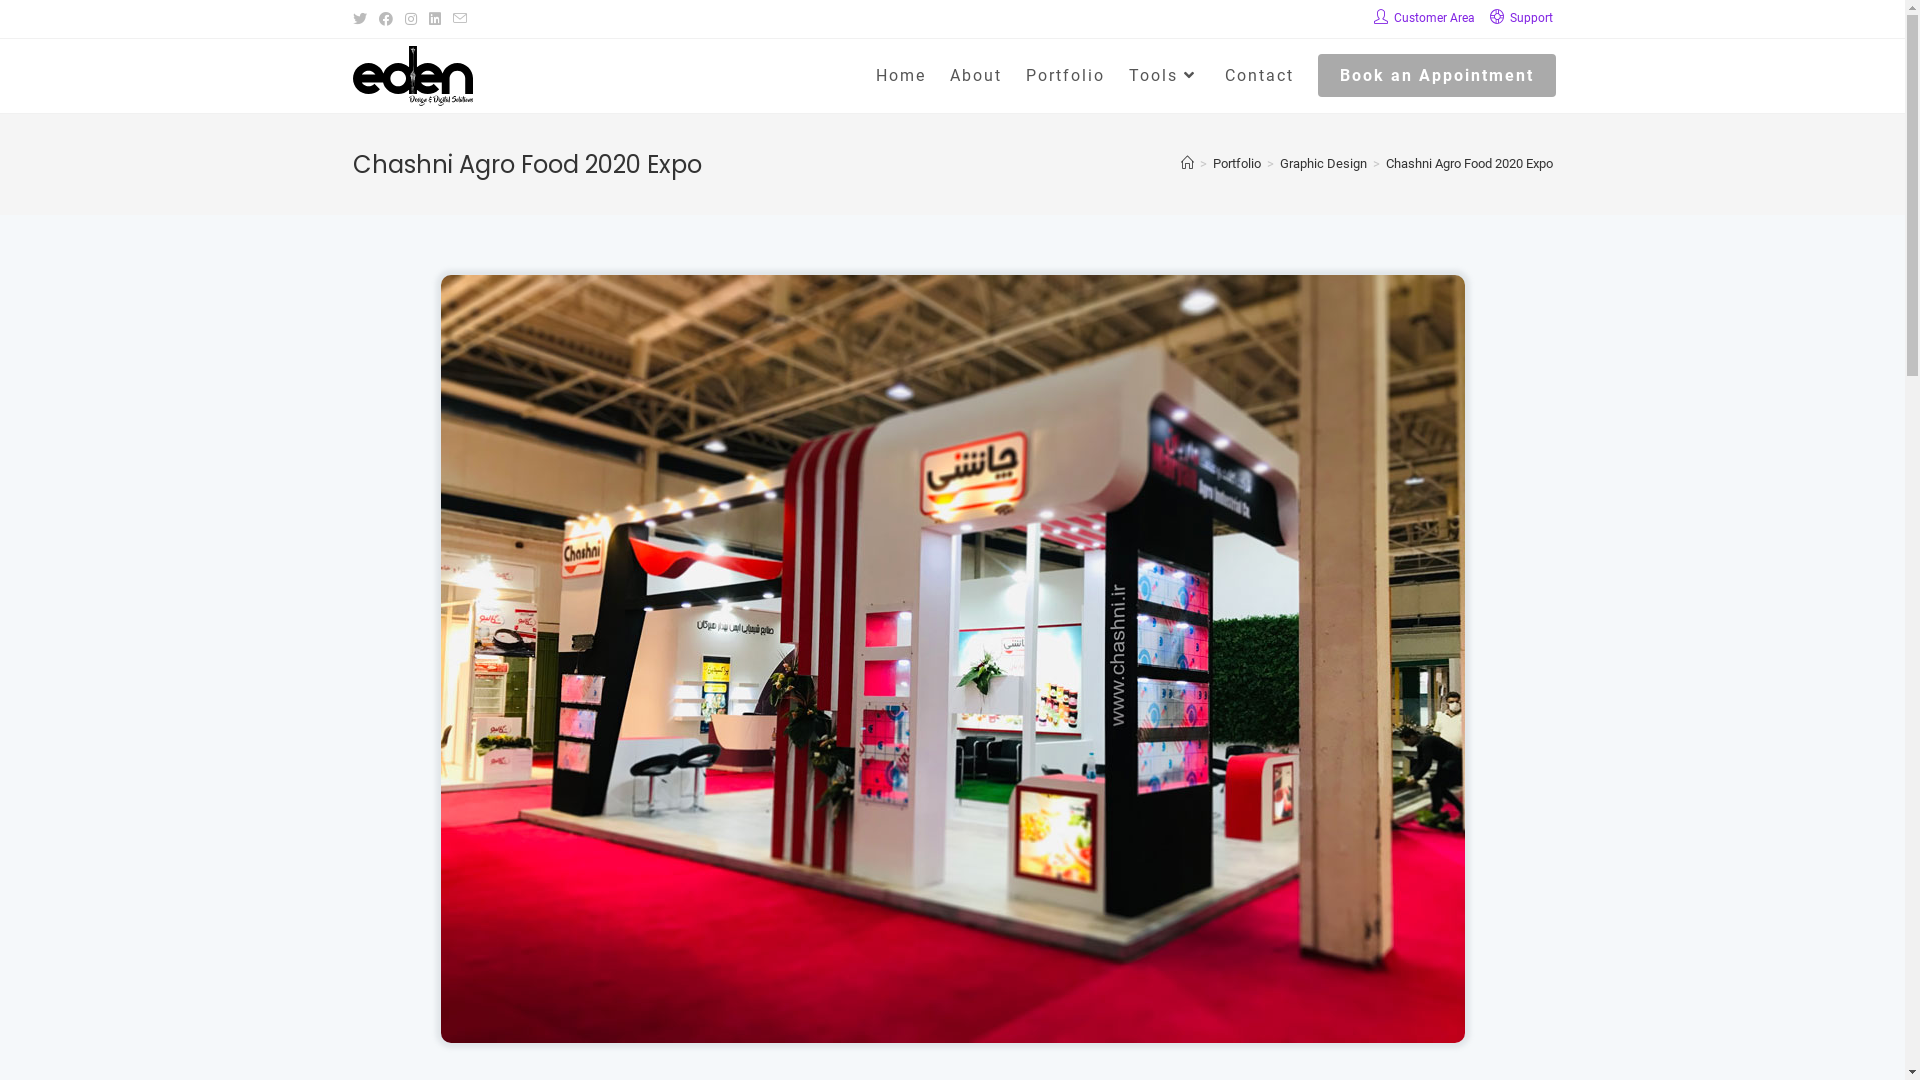  I want to click on 'SEO', so click(1102, 886).